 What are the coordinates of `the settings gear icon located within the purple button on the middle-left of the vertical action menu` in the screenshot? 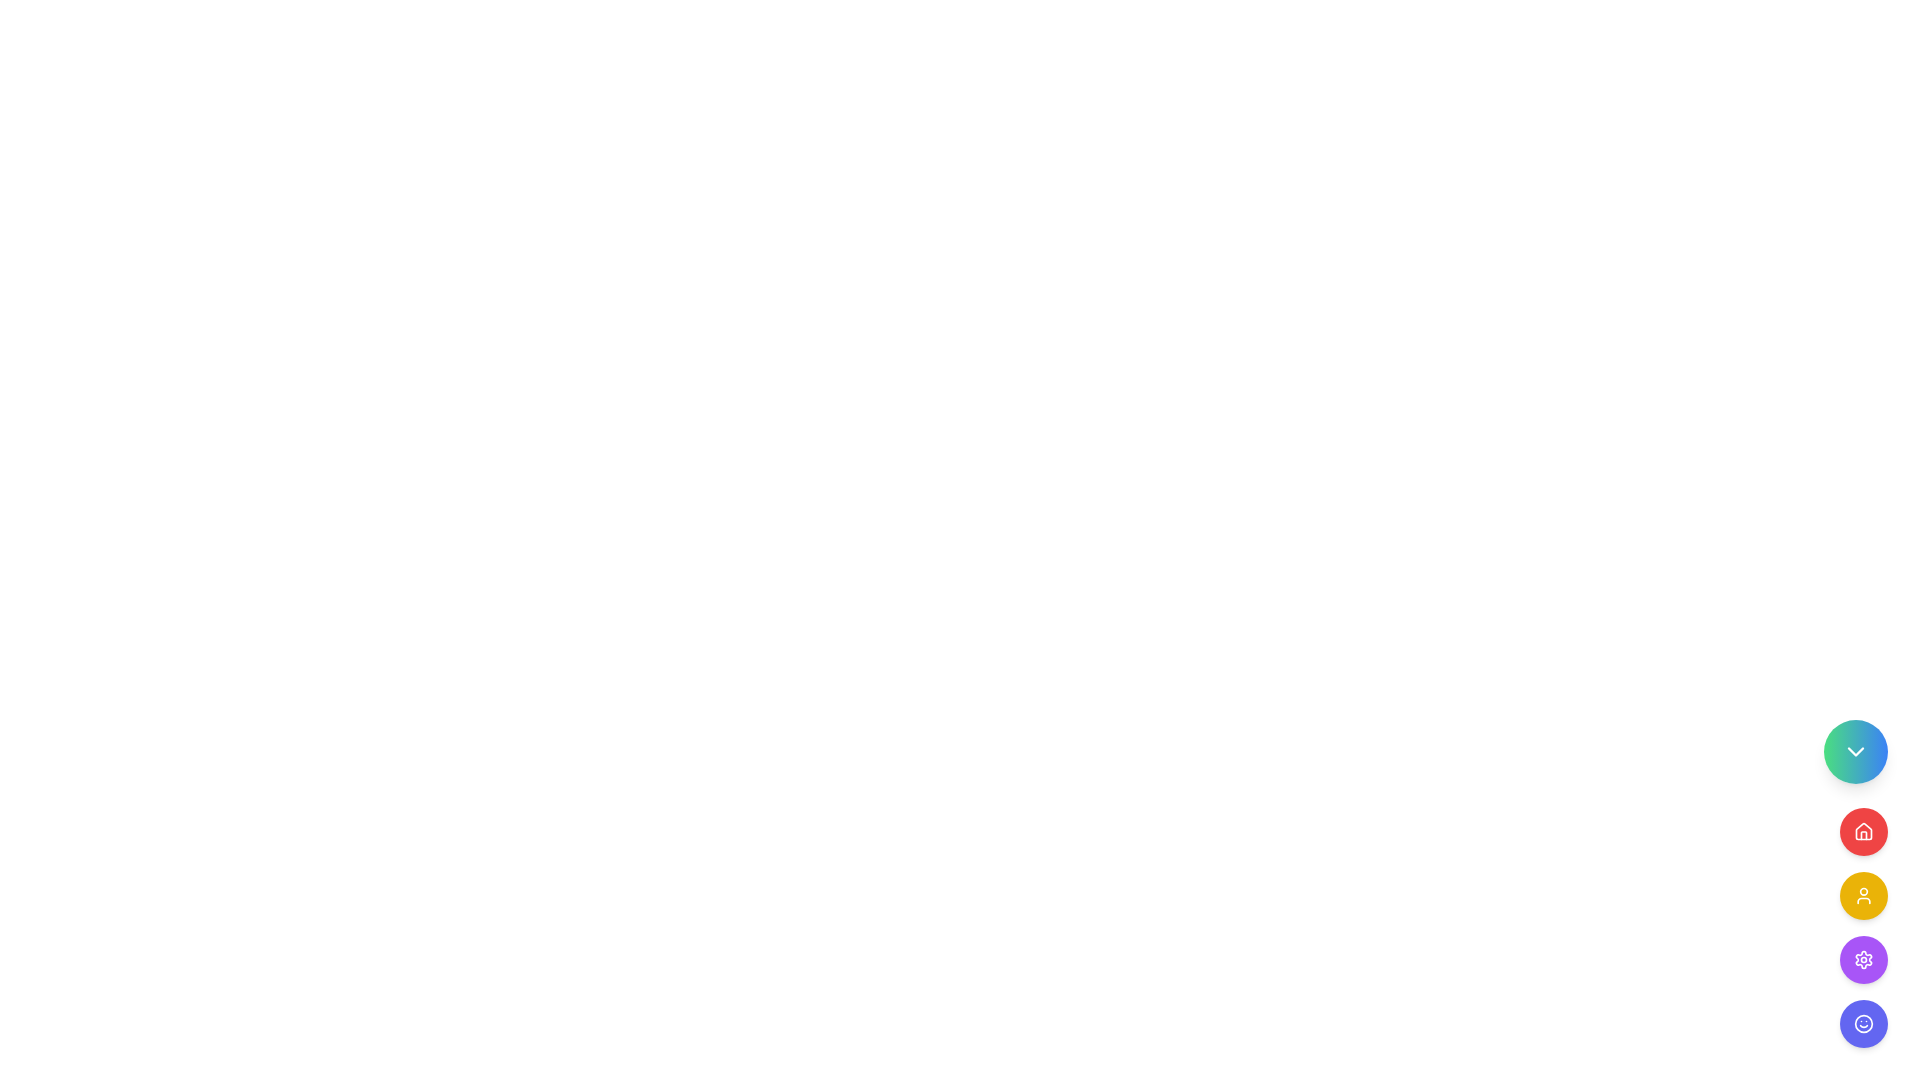 It's located at (1862, 959).